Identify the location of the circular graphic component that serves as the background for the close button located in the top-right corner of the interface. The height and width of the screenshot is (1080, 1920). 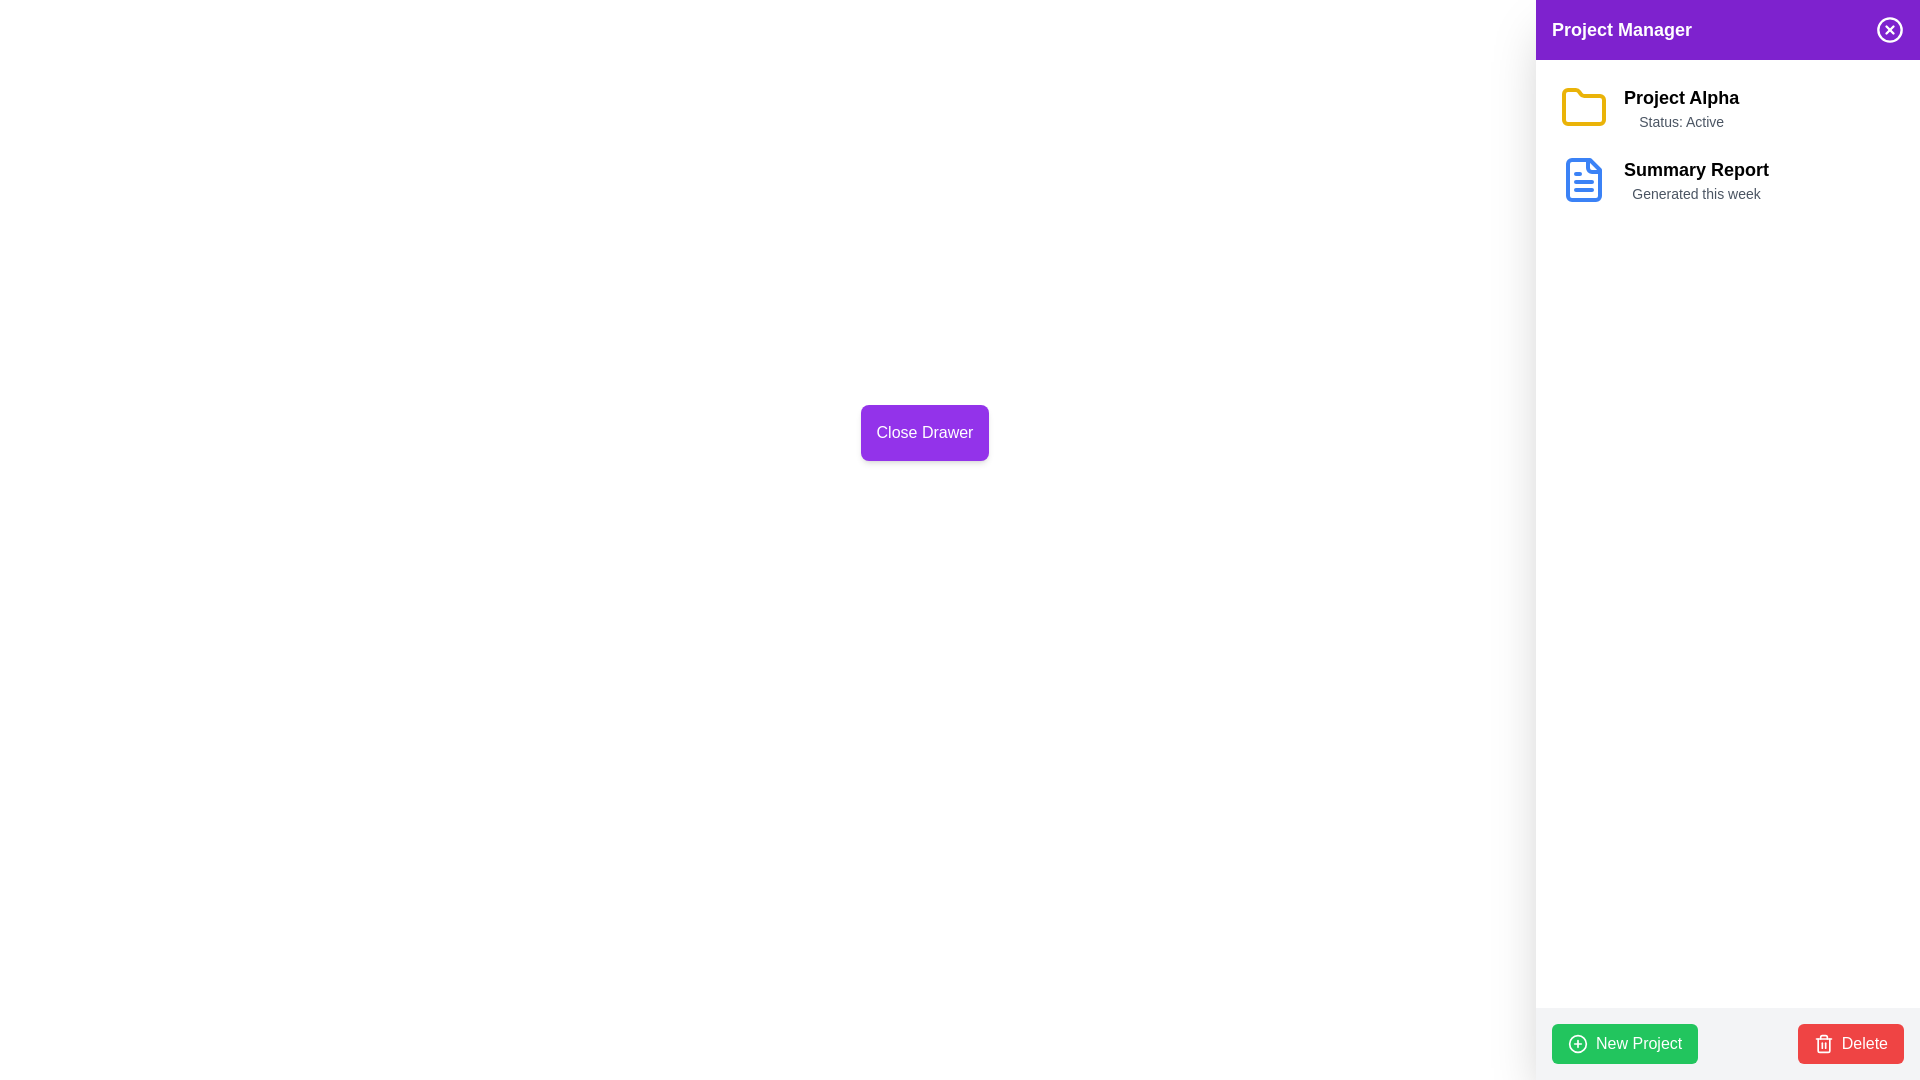
(1889, 29).